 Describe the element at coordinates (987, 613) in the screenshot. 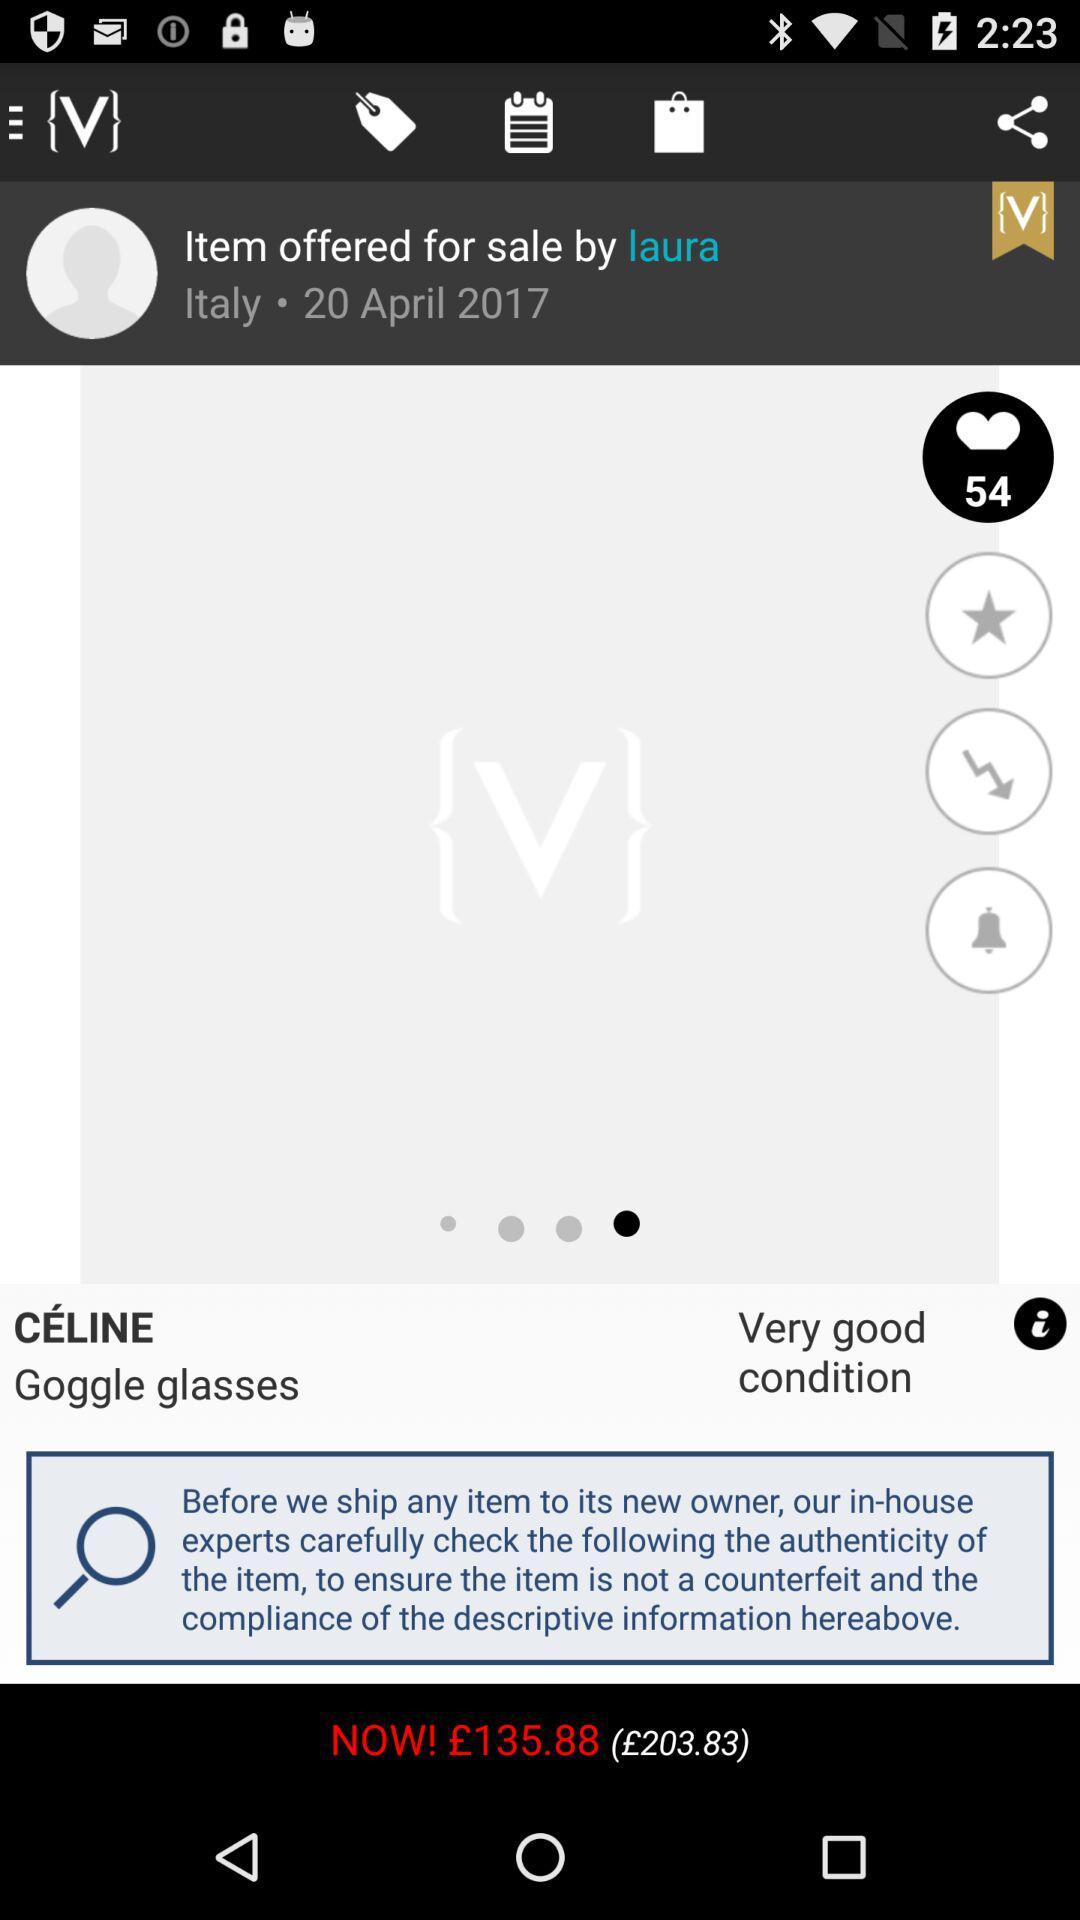

I see `the icon below 54` at that location.